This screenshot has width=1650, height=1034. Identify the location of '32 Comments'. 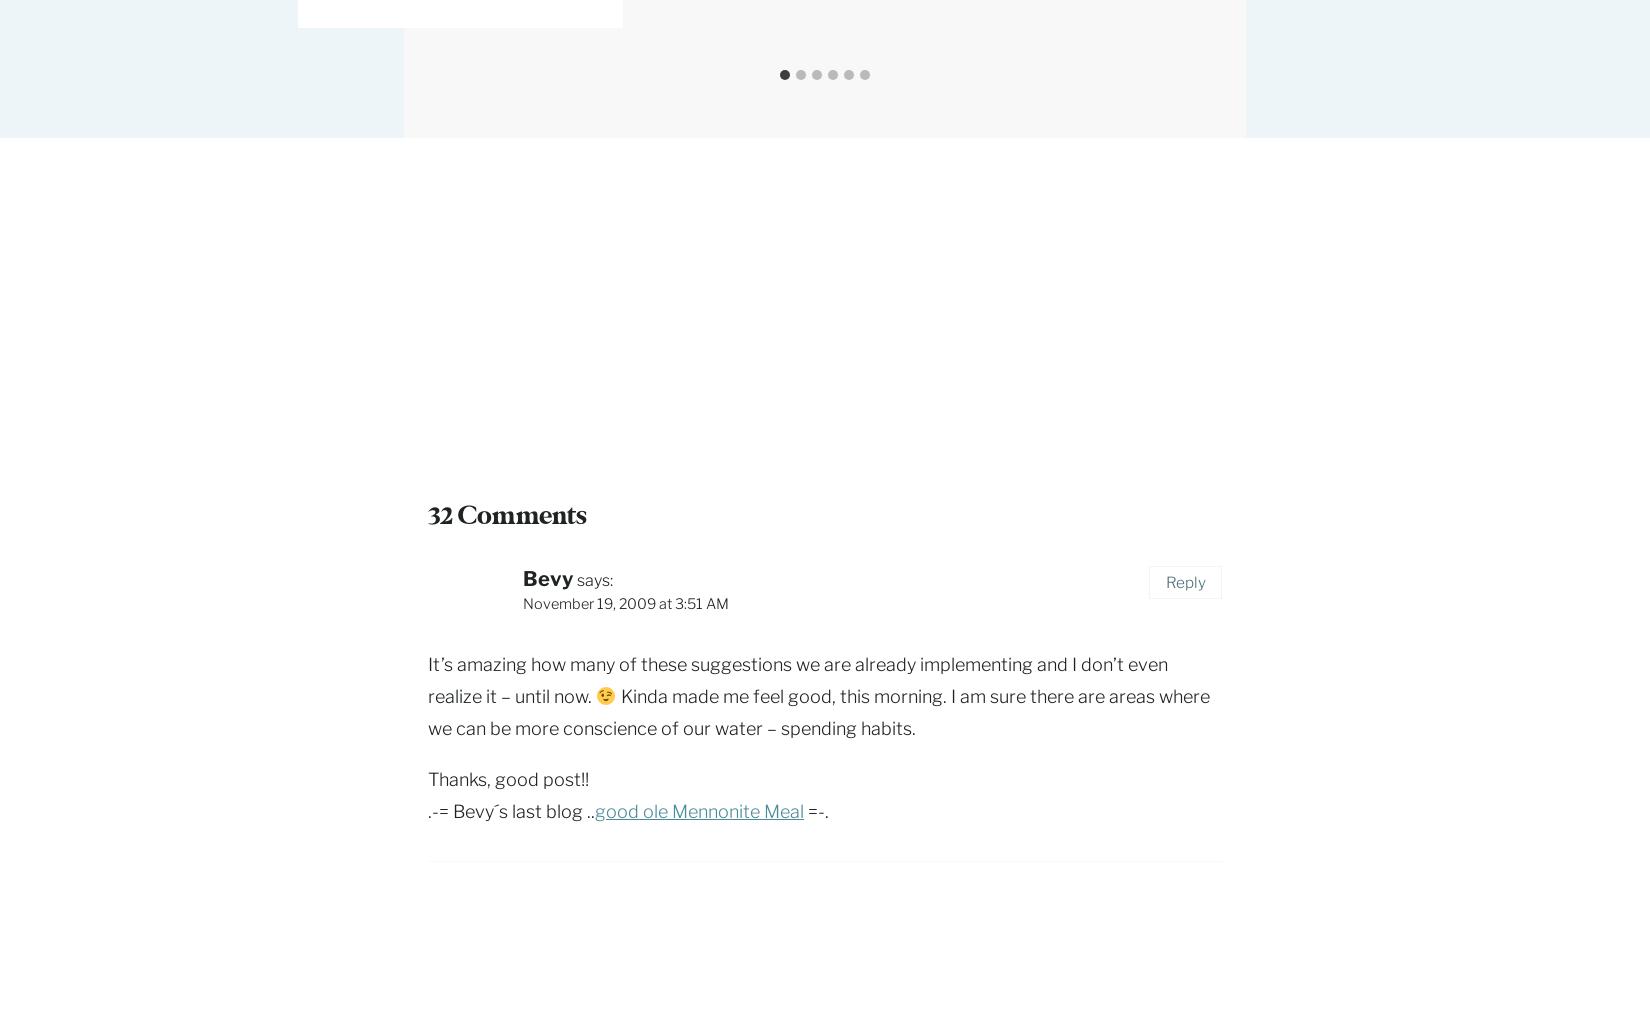
(506, 514).